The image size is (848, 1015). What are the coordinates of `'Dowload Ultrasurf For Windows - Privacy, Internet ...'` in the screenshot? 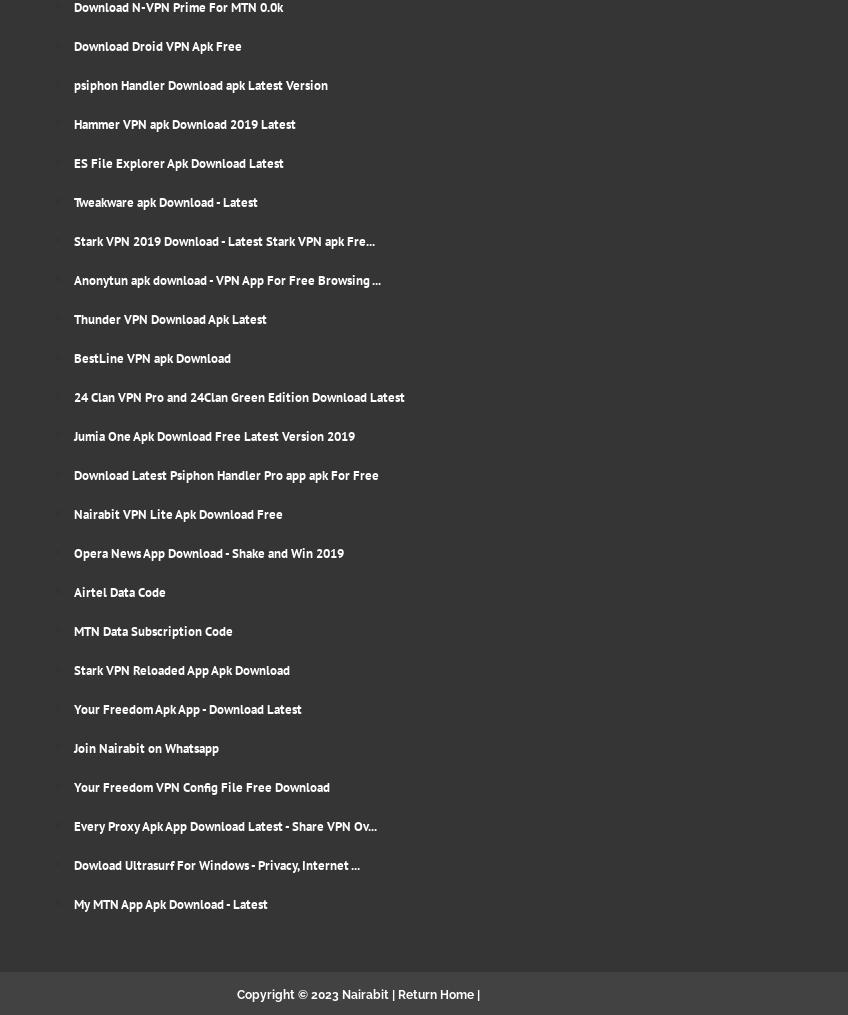 It's located at (216, 864).